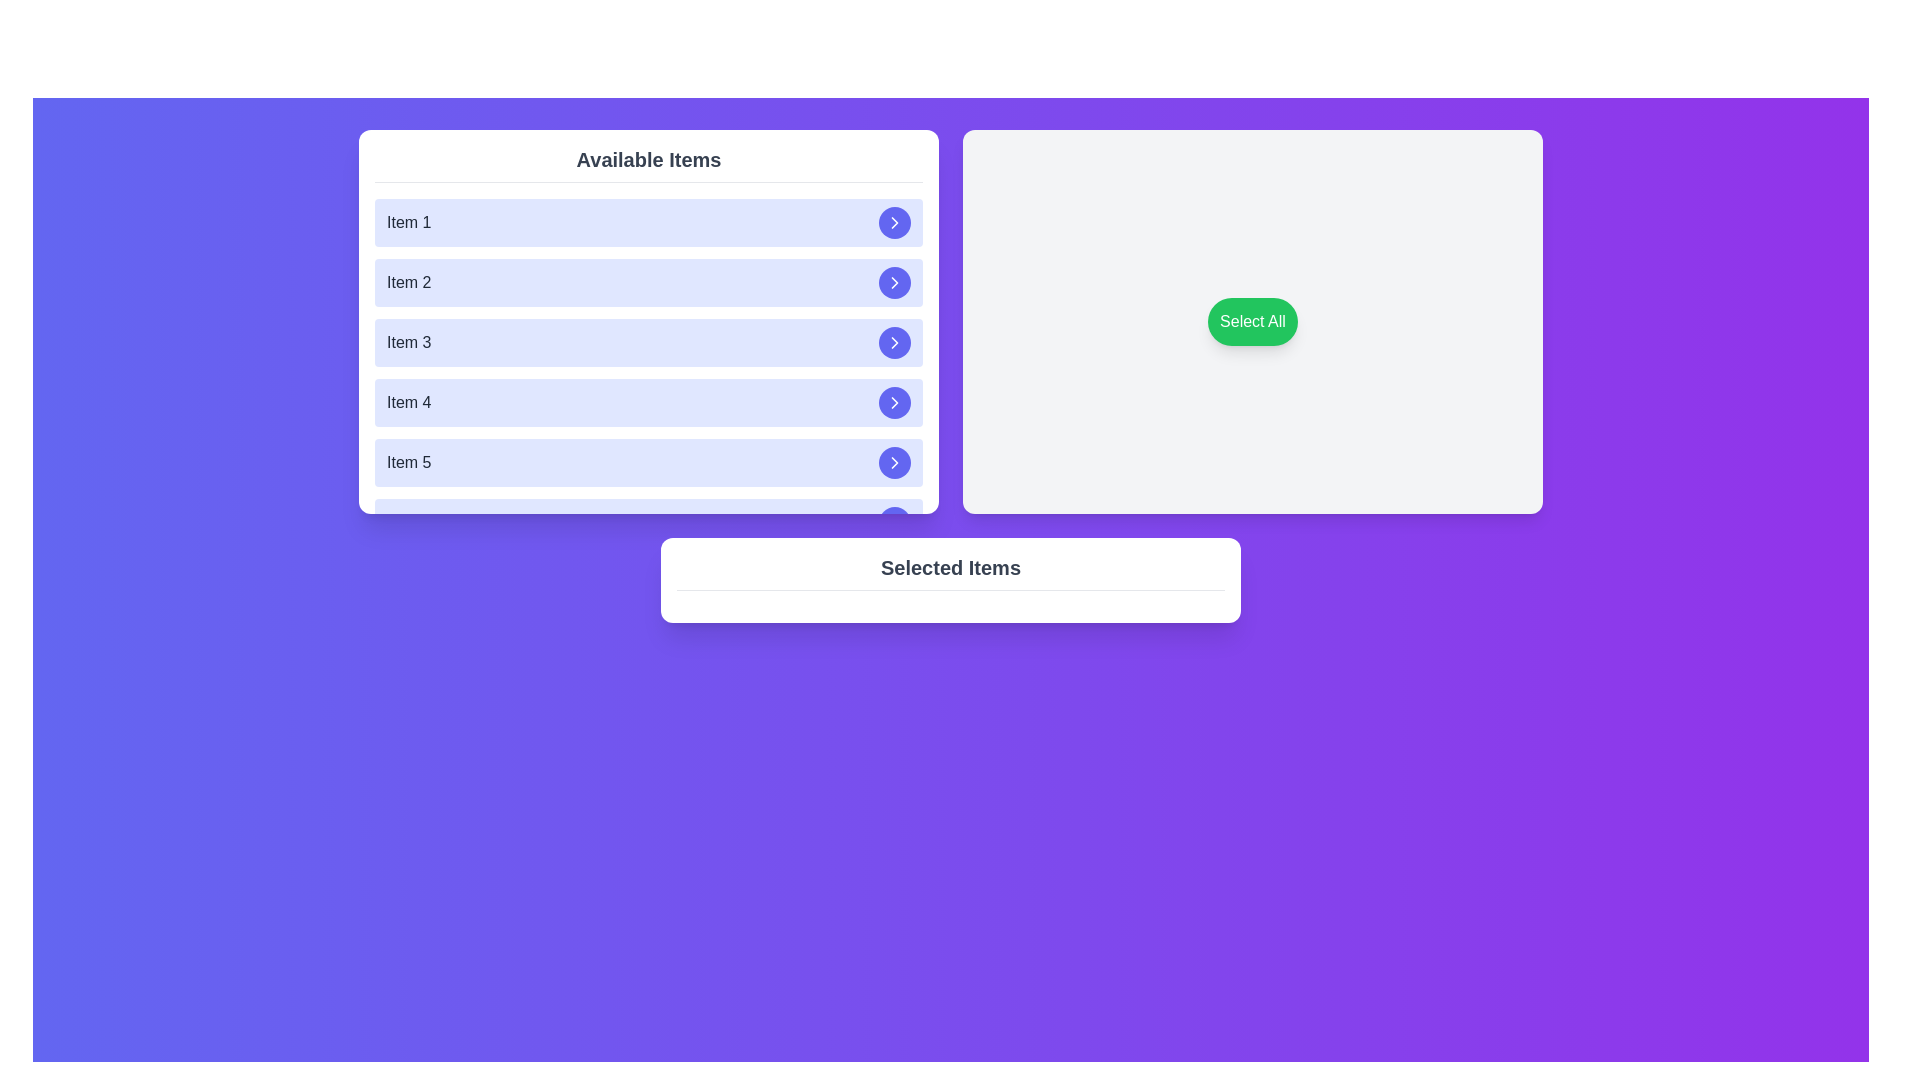 This screenshot has height=1080, width=1920. I want to click on the text label that displays 'Item 5', which is styled with a gray font color and medium font weight, located below the 'Available Items' header, so click(408, 462).